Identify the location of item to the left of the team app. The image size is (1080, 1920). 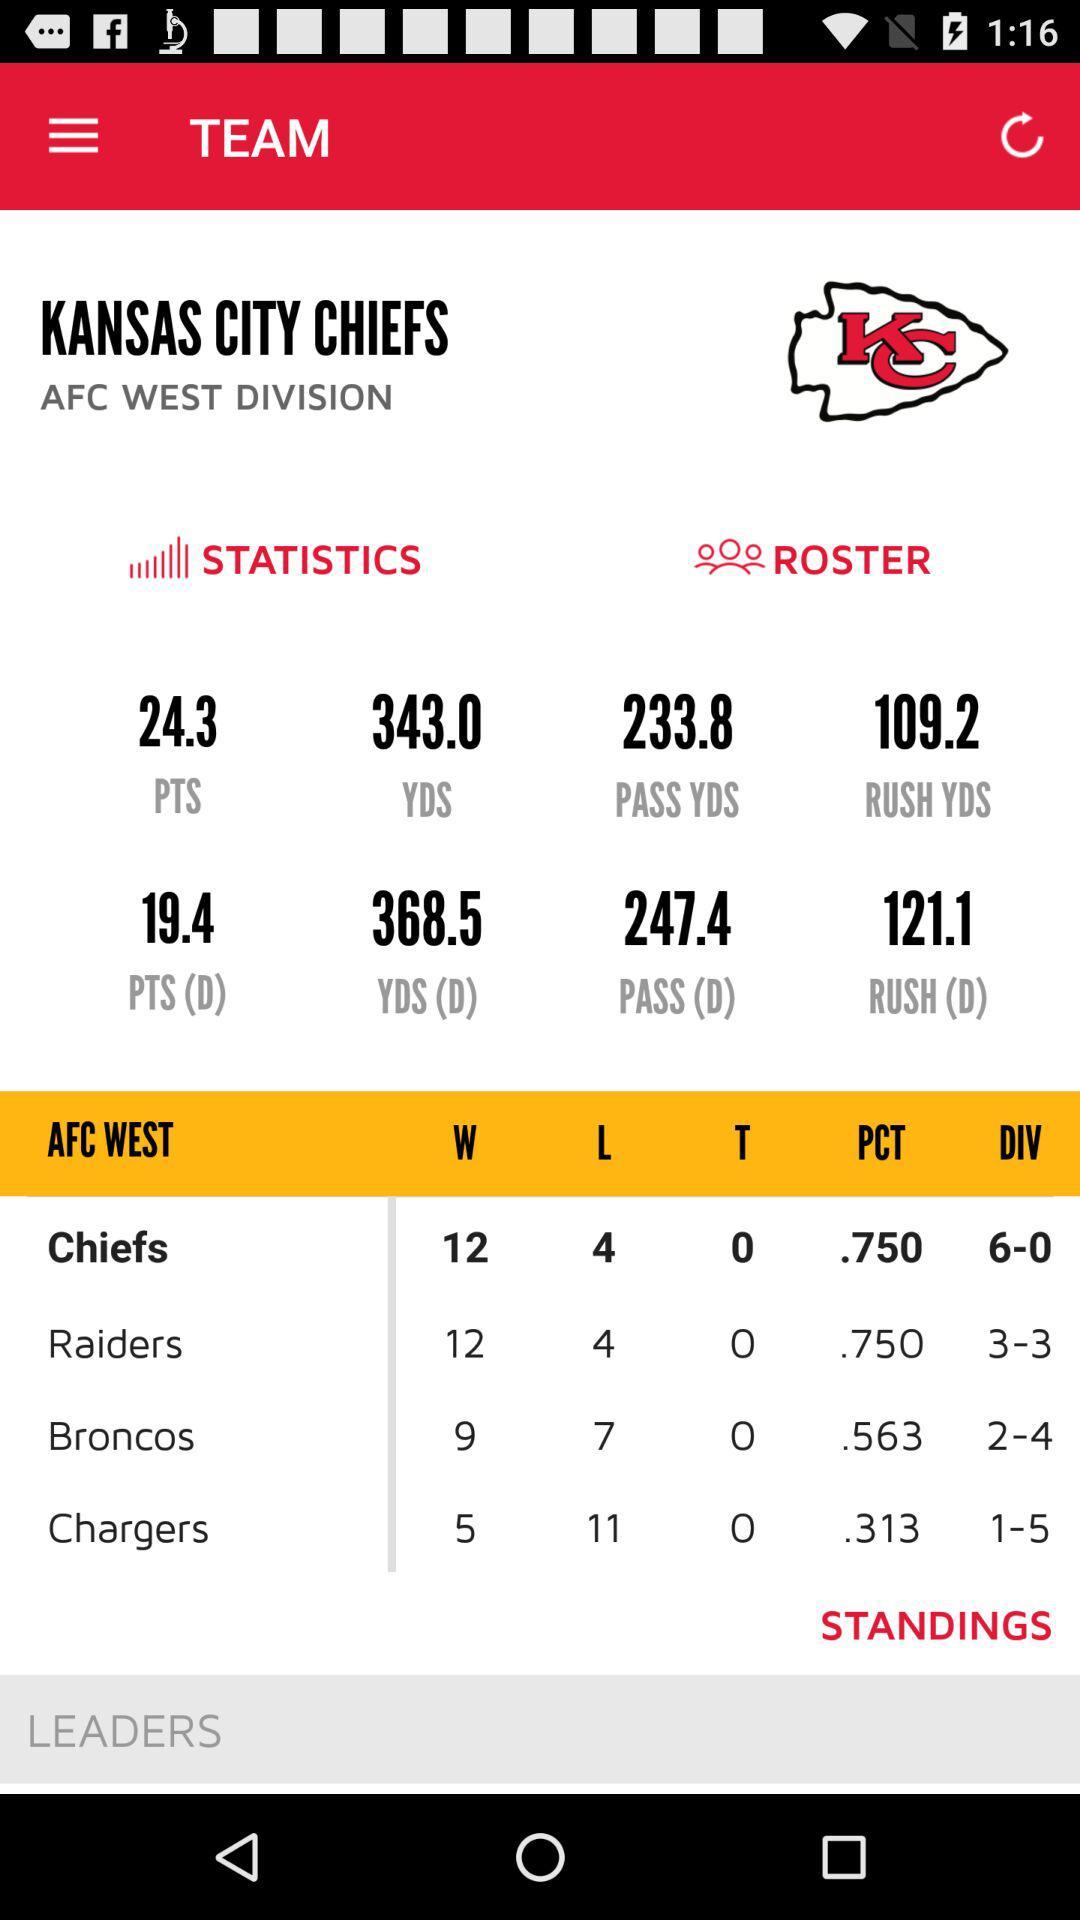
(72, 135).